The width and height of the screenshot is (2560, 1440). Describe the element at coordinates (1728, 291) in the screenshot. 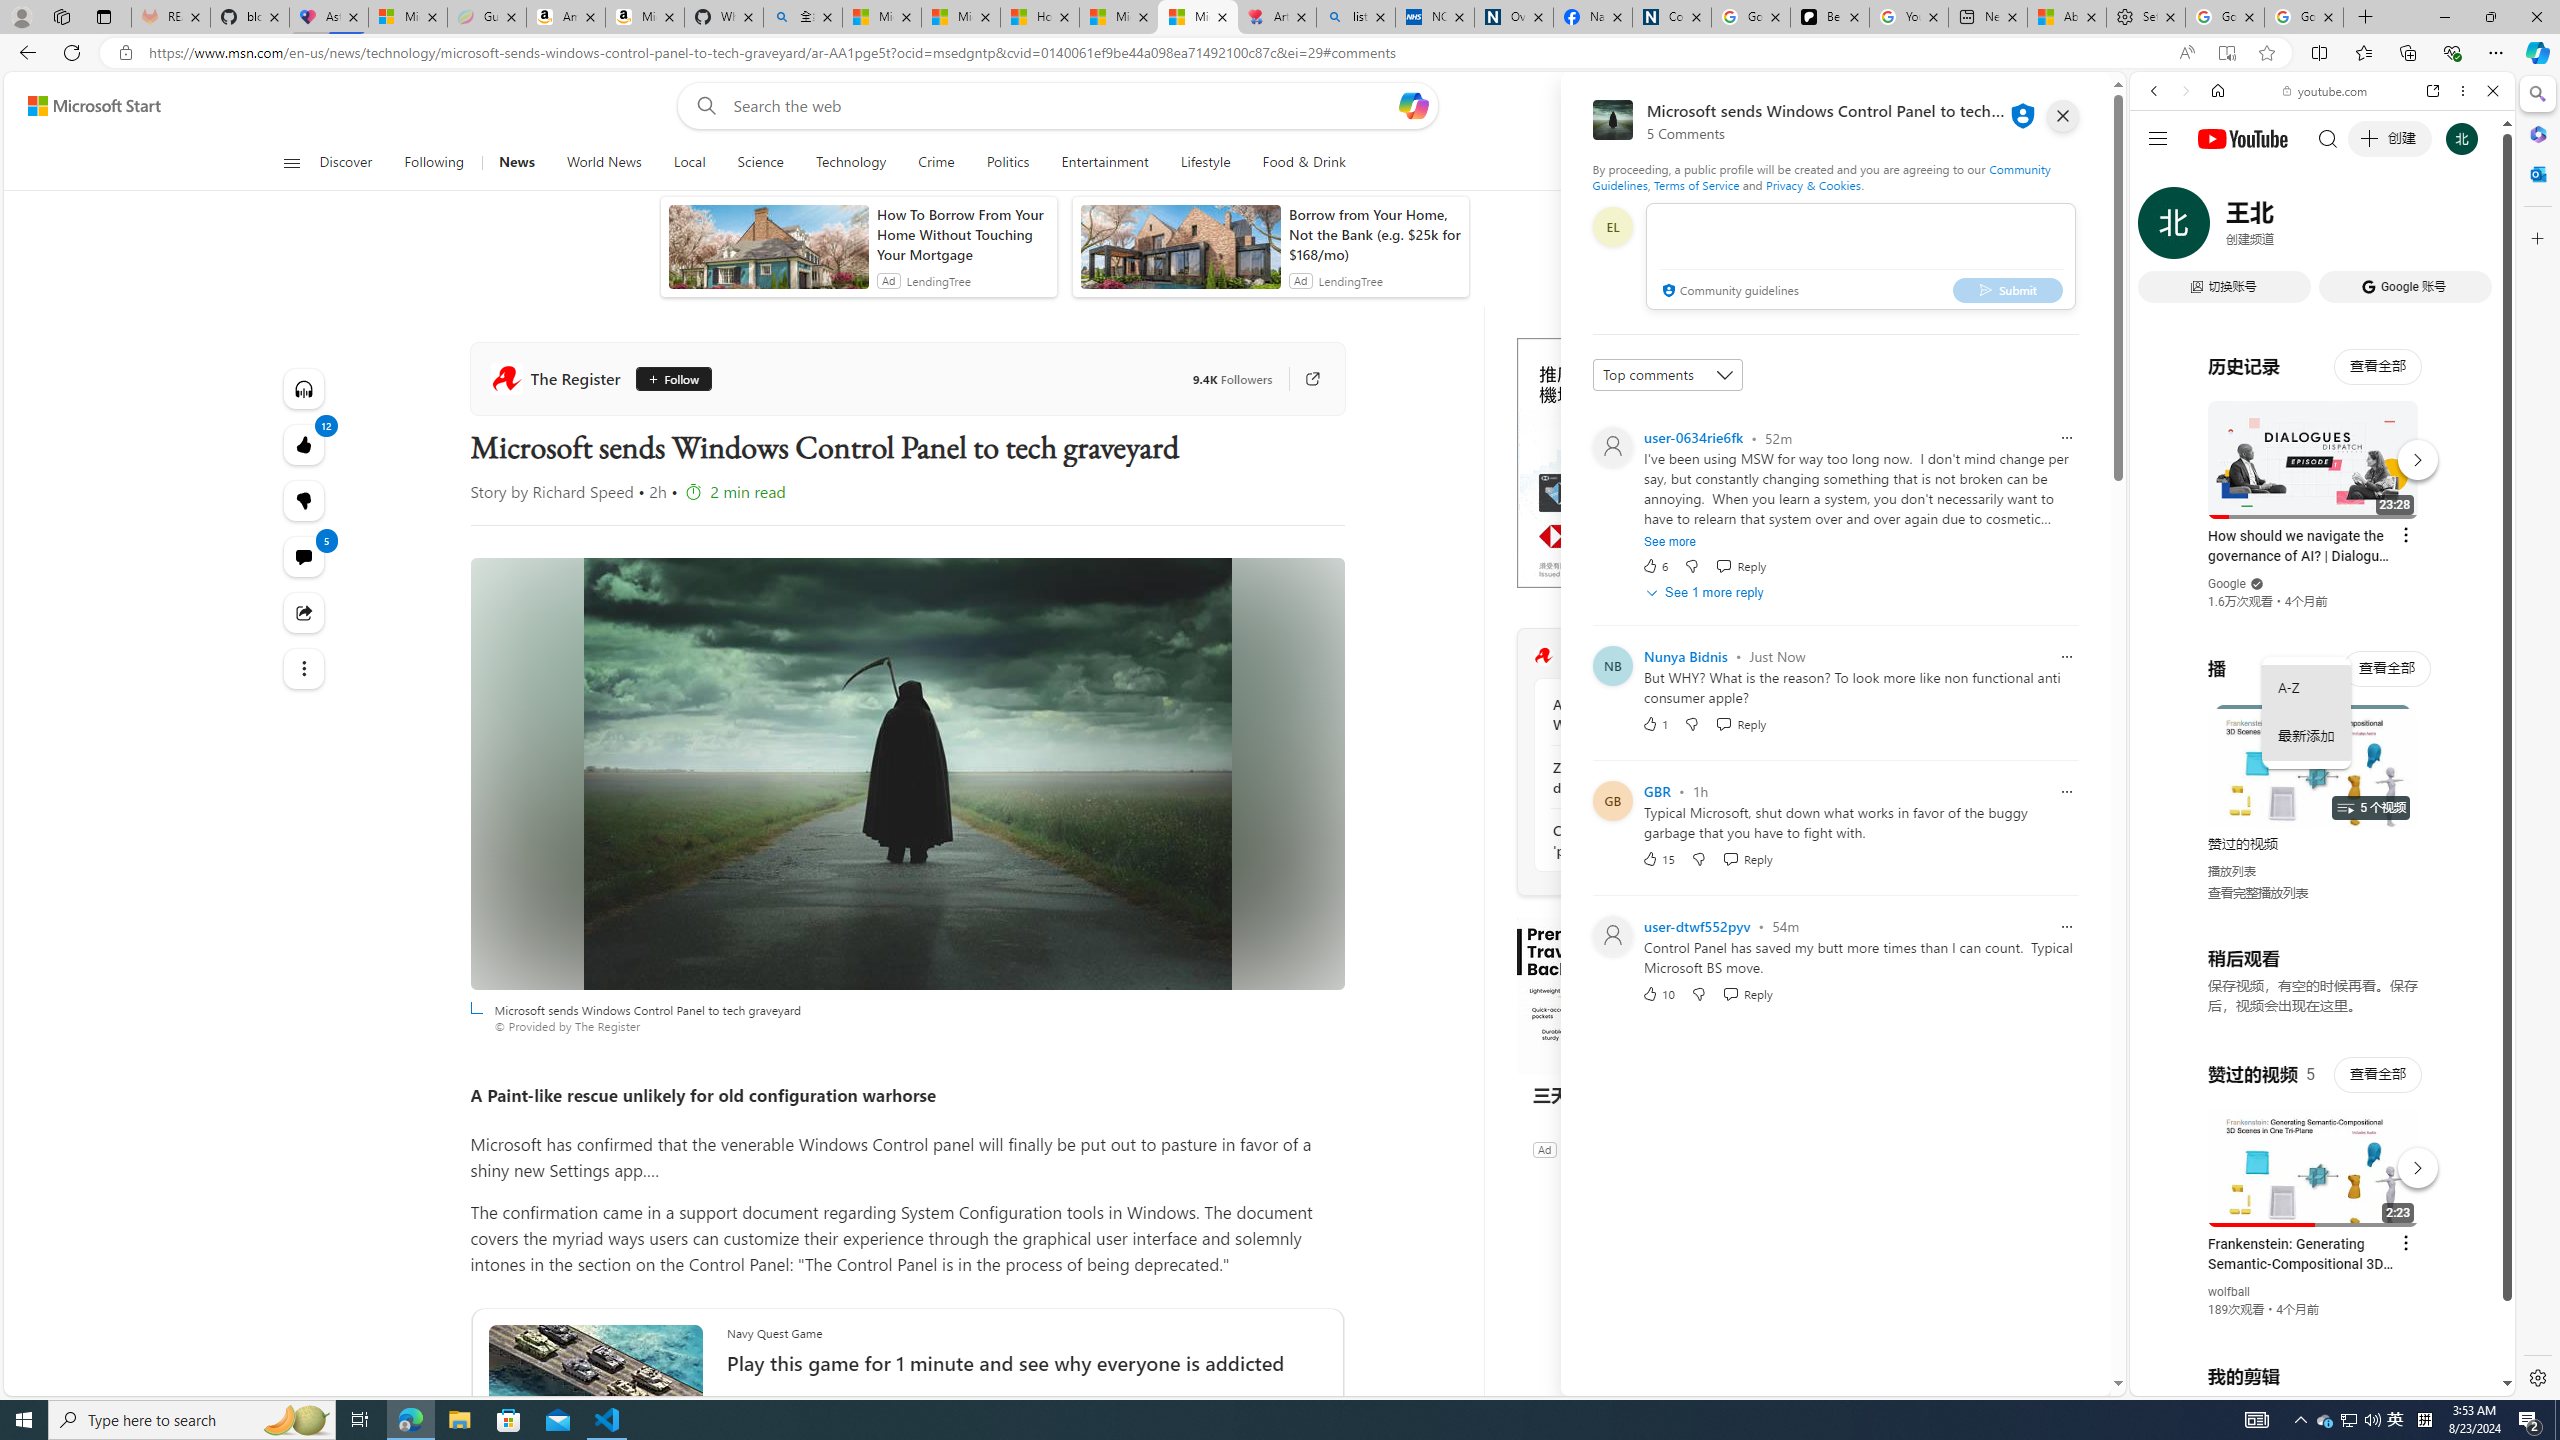

I see `'Community guidelines'` at that location.